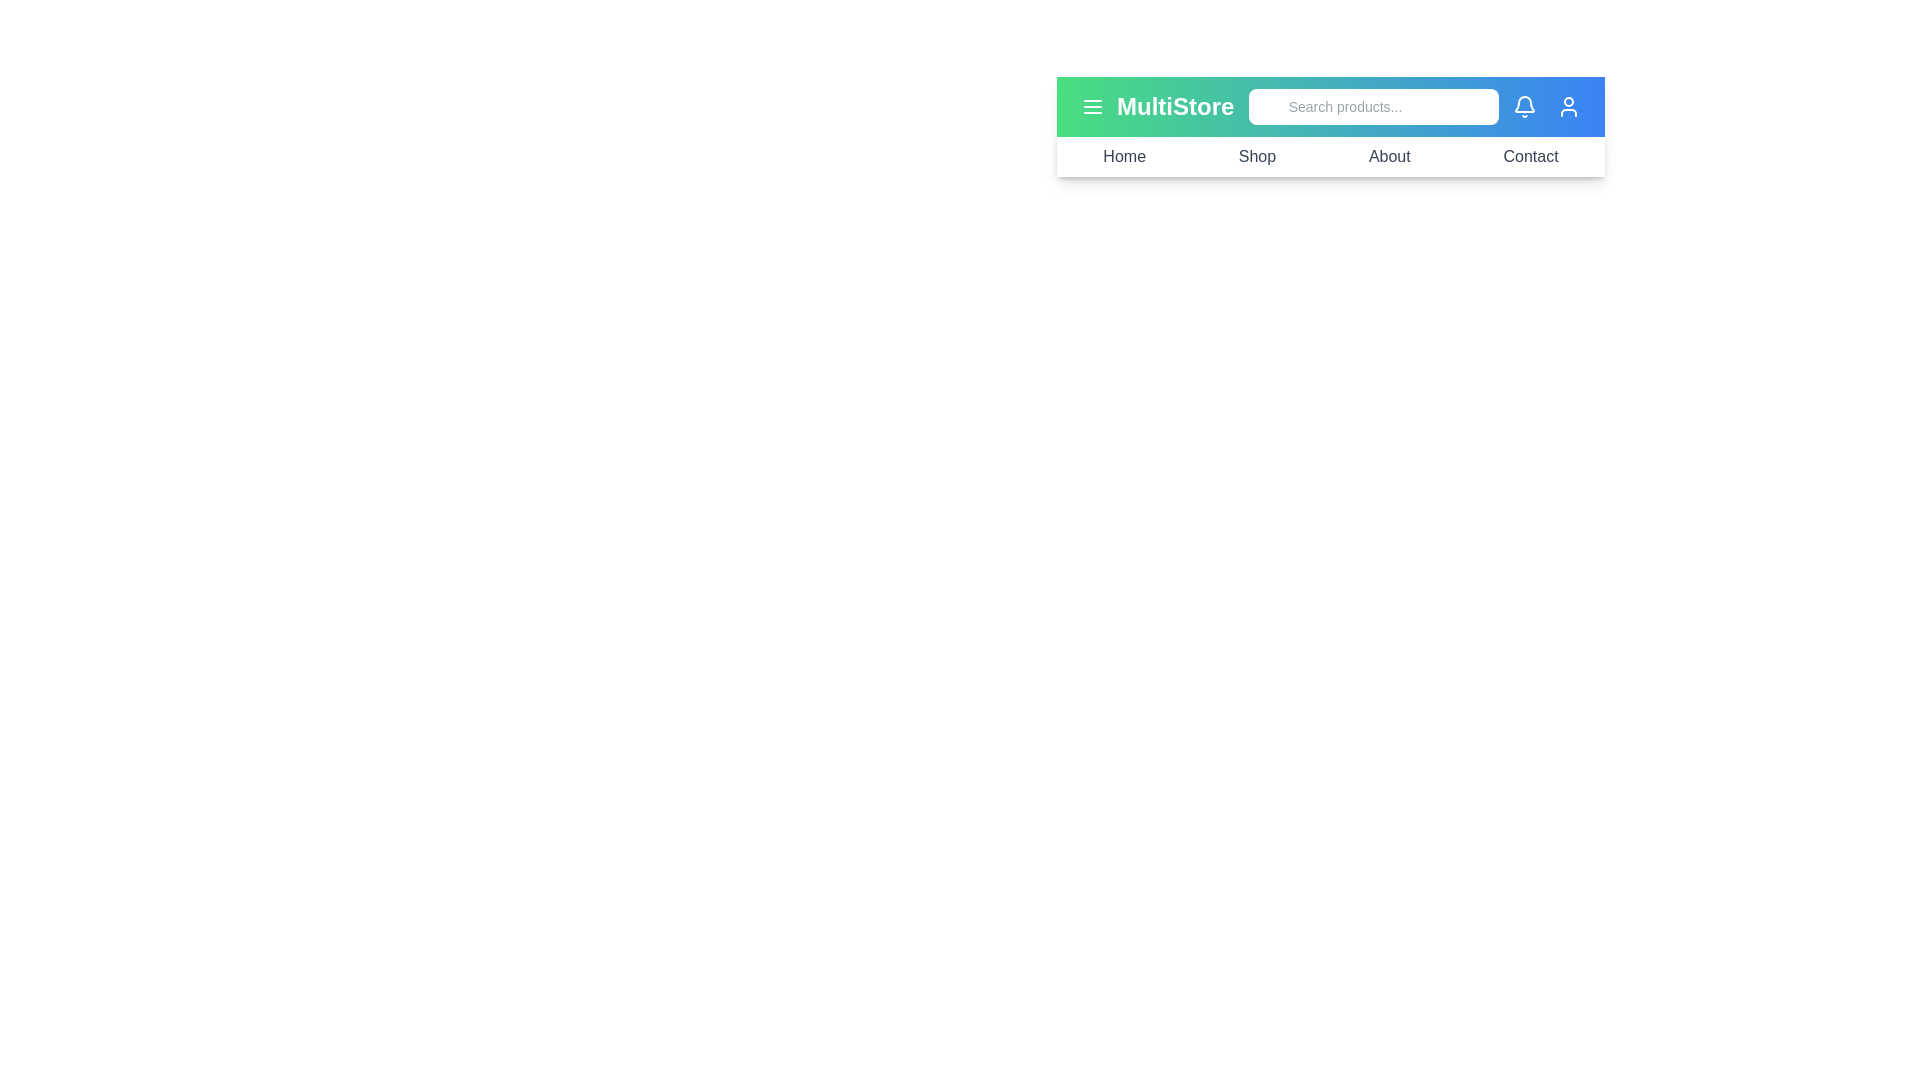  What do you see at coordinates (1092, 107) in the screenshot?
I see `the menu icon to toggle the menu's visibility` at bounding box center [1092, 107].